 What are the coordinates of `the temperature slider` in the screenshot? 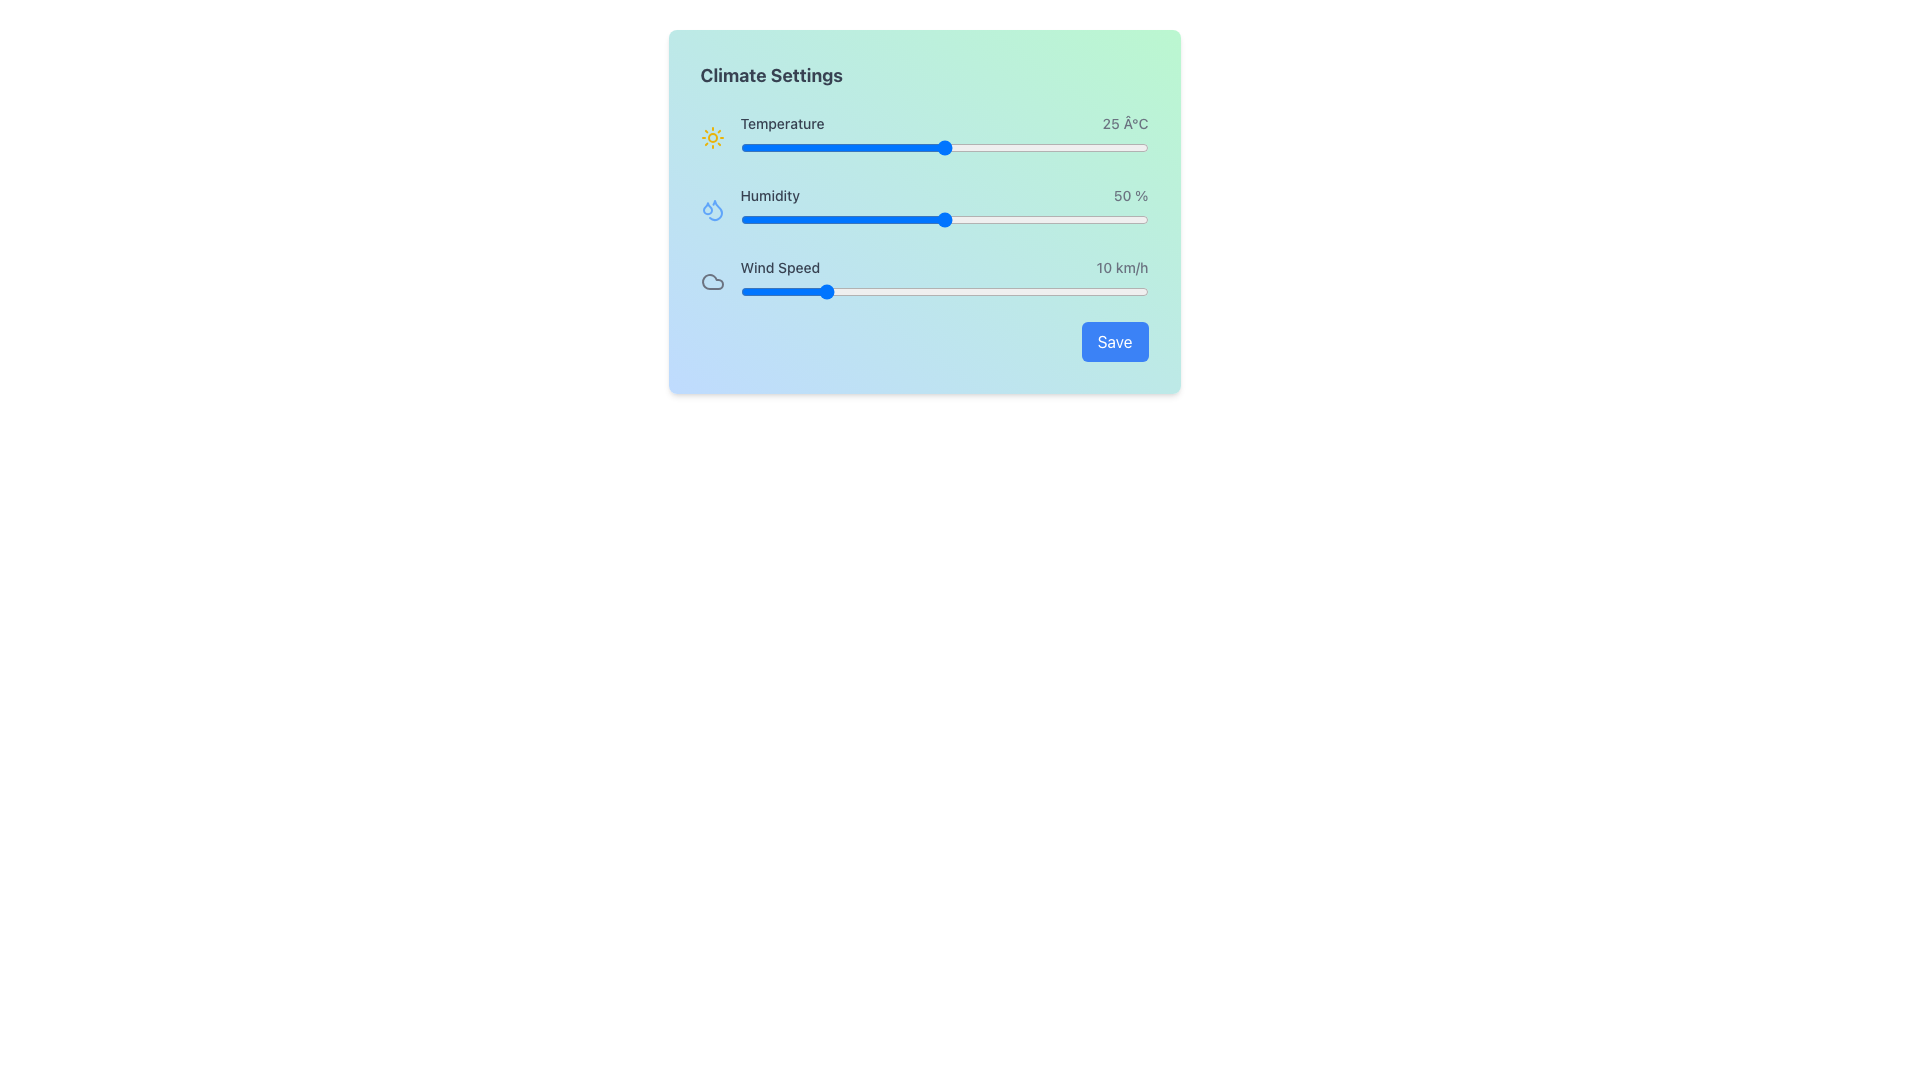 It's located at (927, 146).